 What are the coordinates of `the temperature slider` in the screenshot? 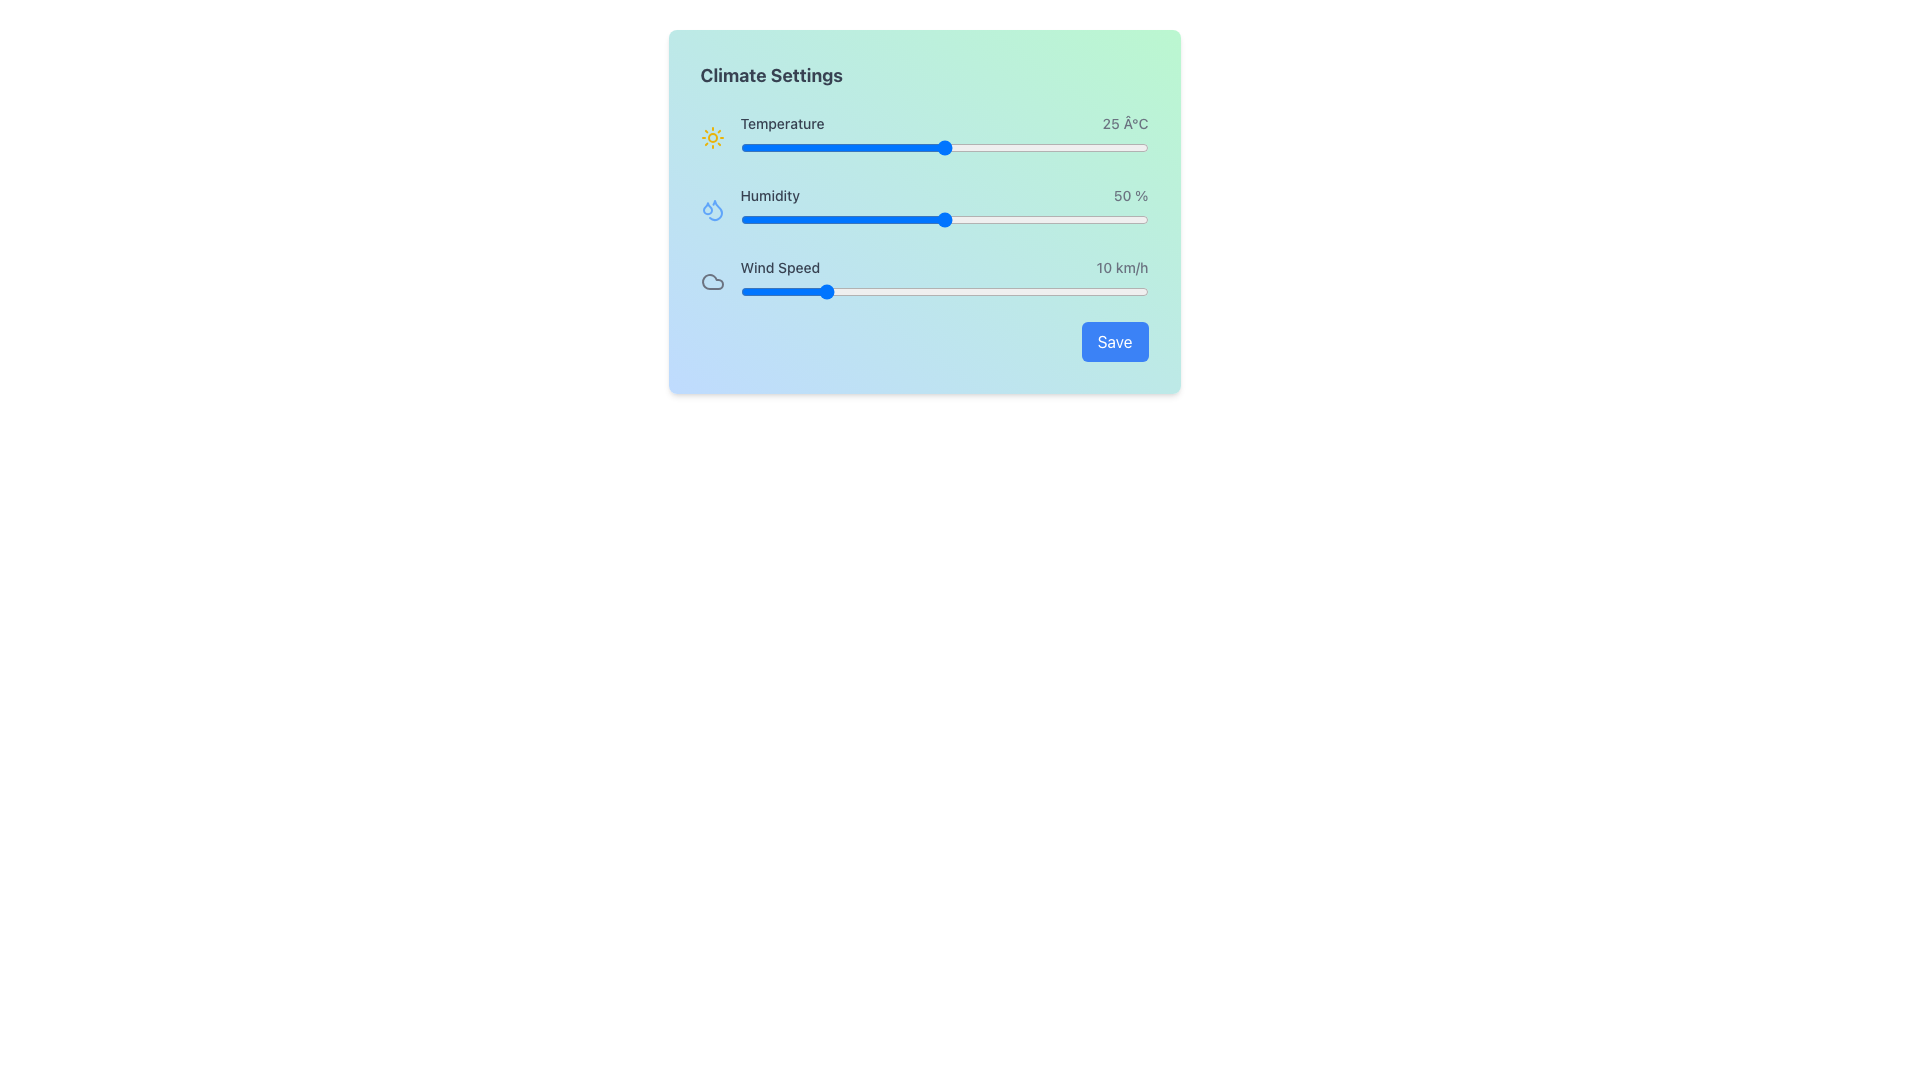 It's located at (927, 146).